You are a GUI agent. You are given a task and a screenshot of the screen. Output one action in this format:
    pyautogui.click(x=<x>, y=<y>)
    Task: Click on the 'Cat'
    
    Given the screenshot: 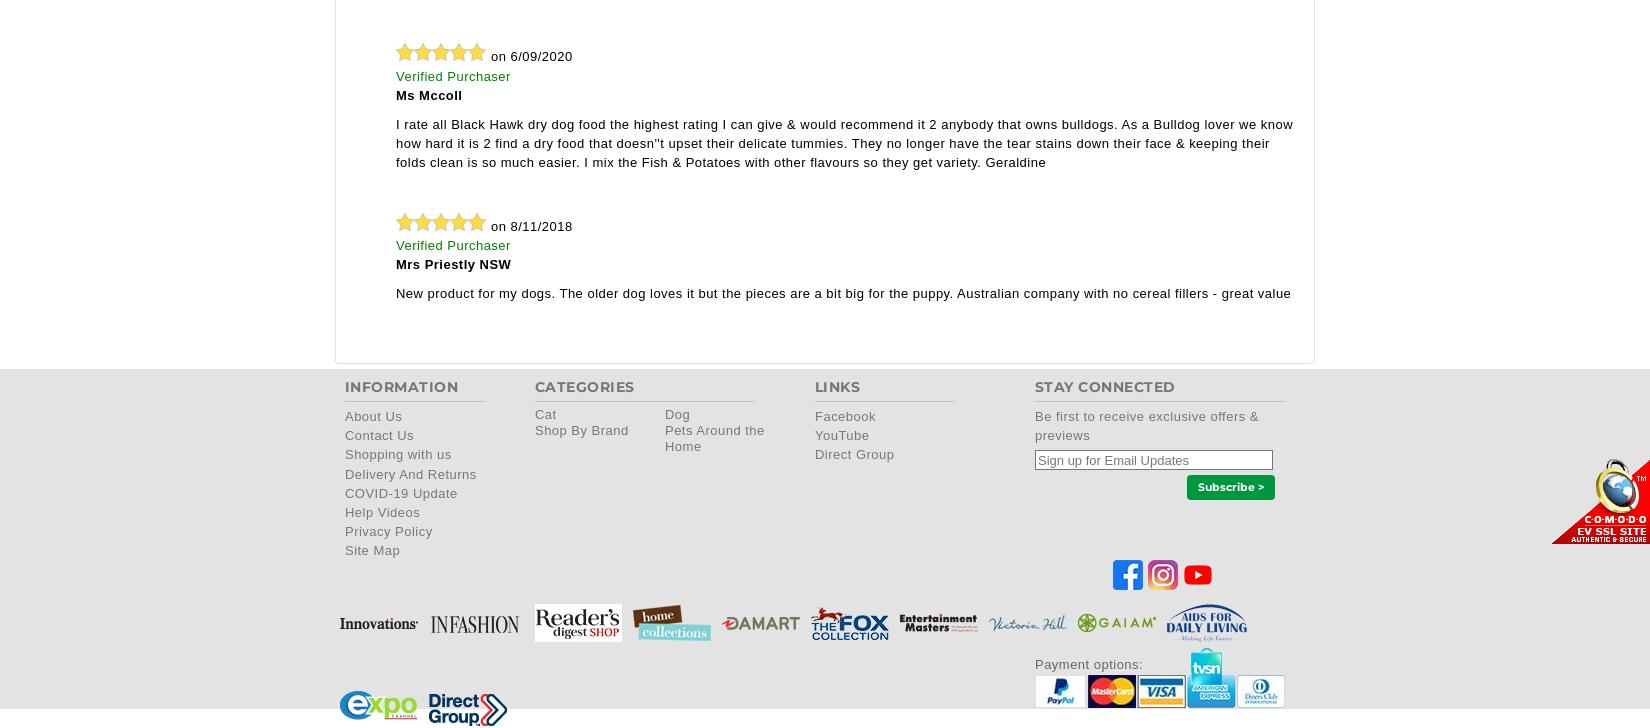 What is the action you would take?
    pyautogui.click(x=544, y=414)
    